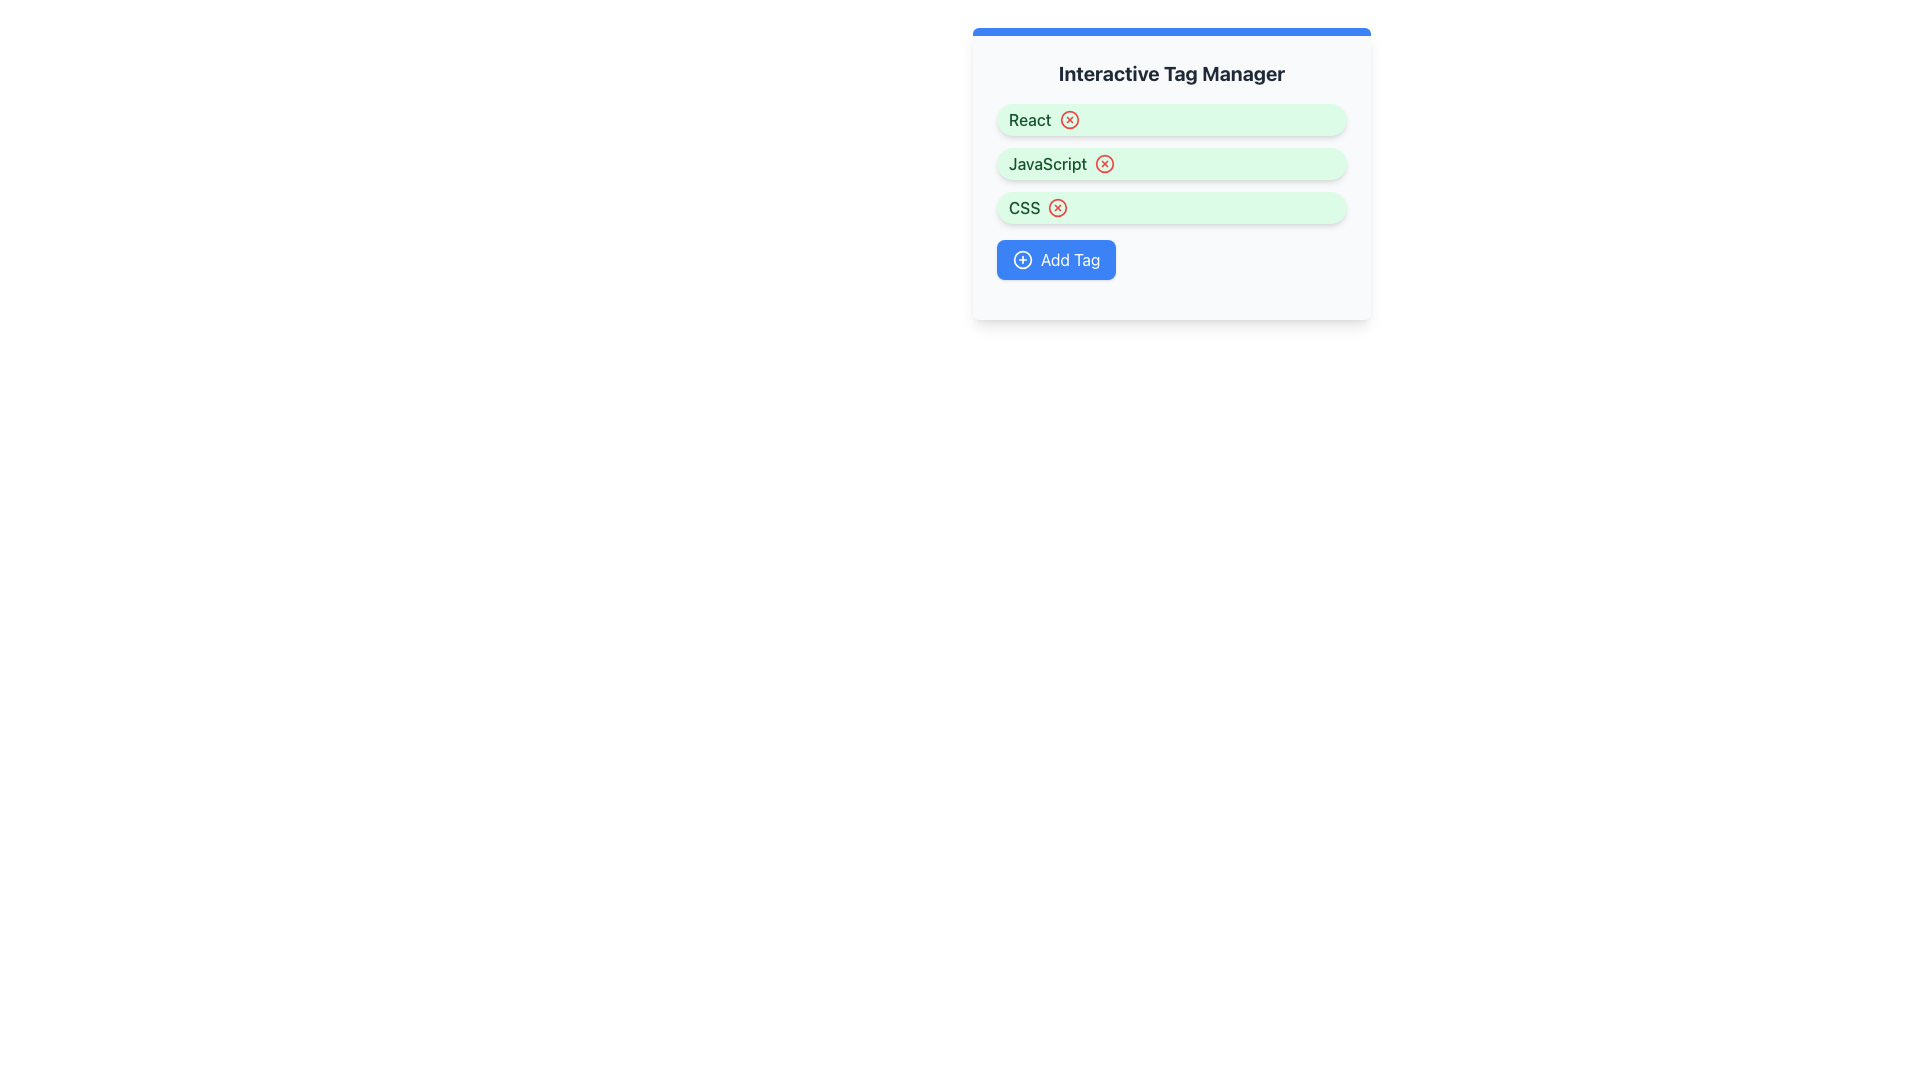 This screenshot has height=1080, width=1920. Describe the element at coordinates (1022, 258) in the screenshot. I see `the plus sign icon within the 'Add Tag' button, which is styled with a modern minimal design and positioned left of the 'Add Tag' text` at that location.